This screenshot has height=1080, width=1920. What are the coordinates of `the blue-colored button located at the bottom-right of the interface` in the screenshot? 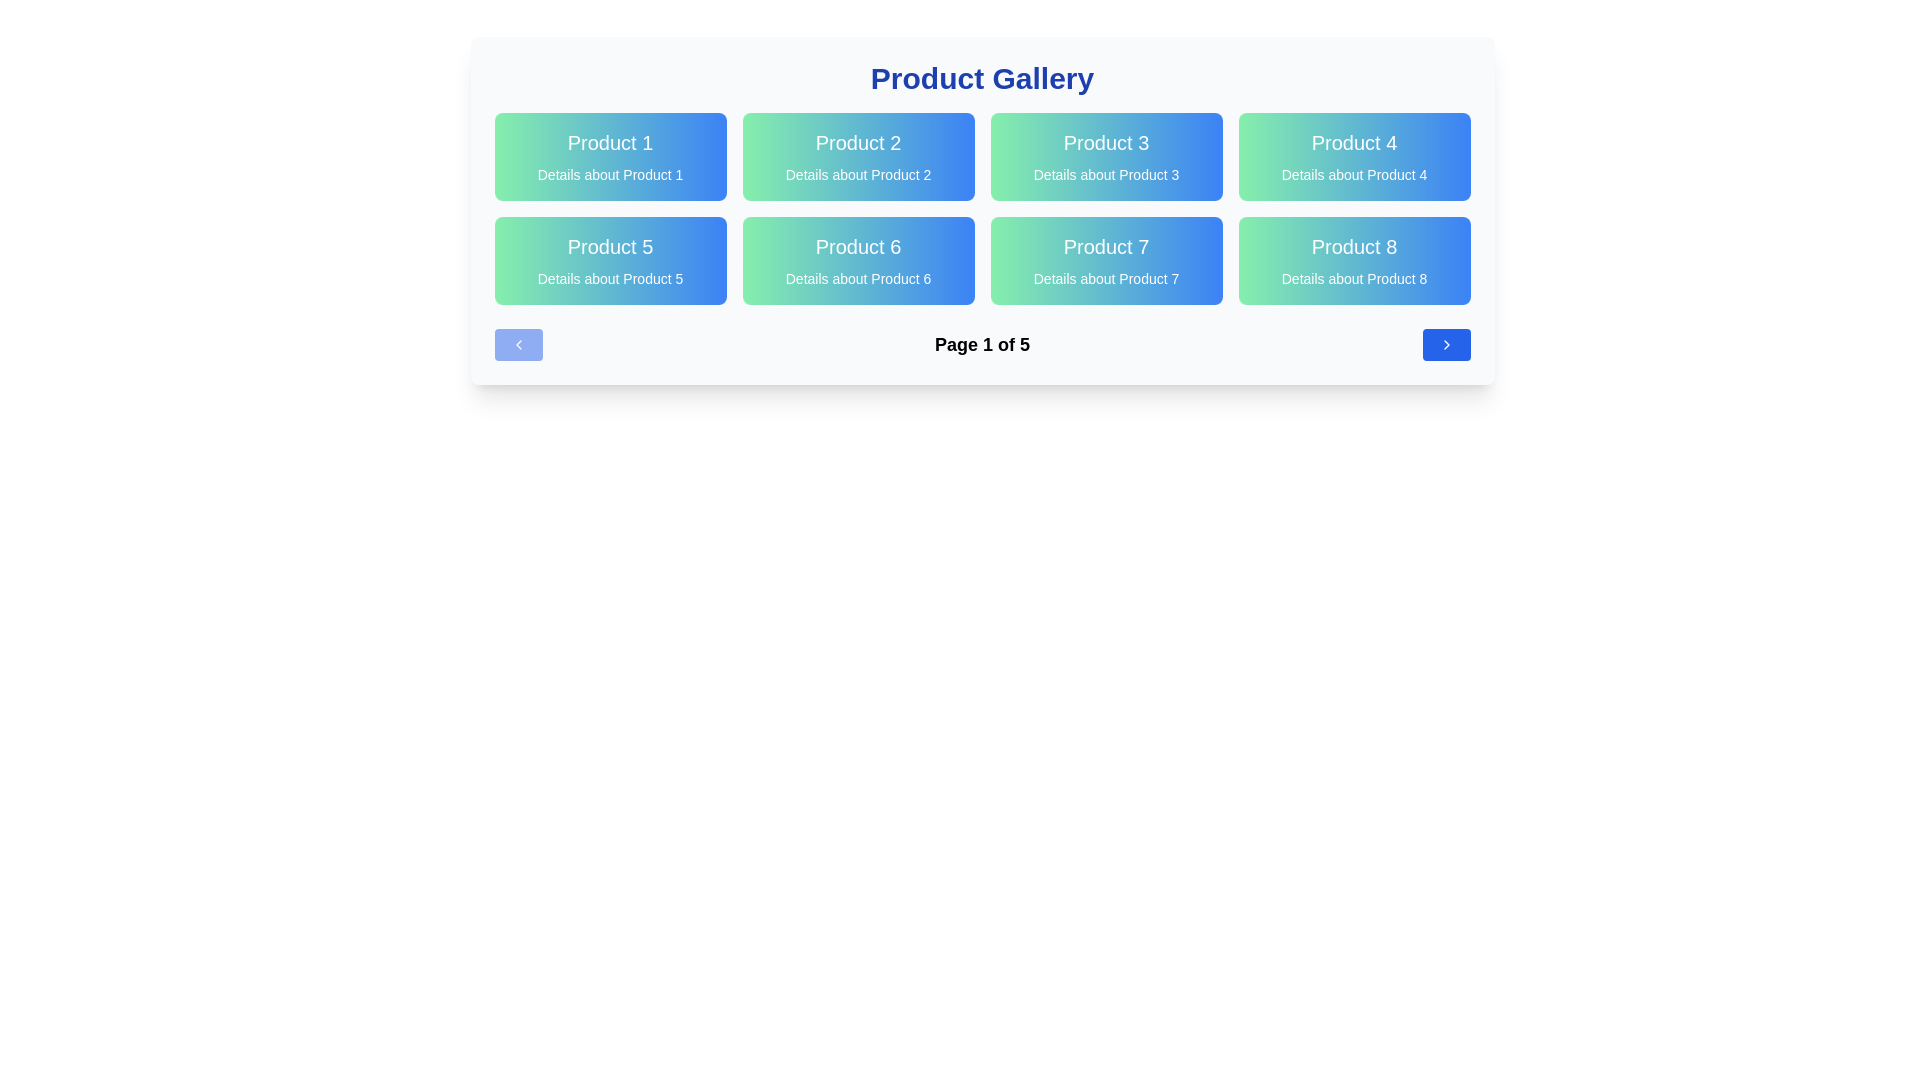 It's located at (1446, 343).